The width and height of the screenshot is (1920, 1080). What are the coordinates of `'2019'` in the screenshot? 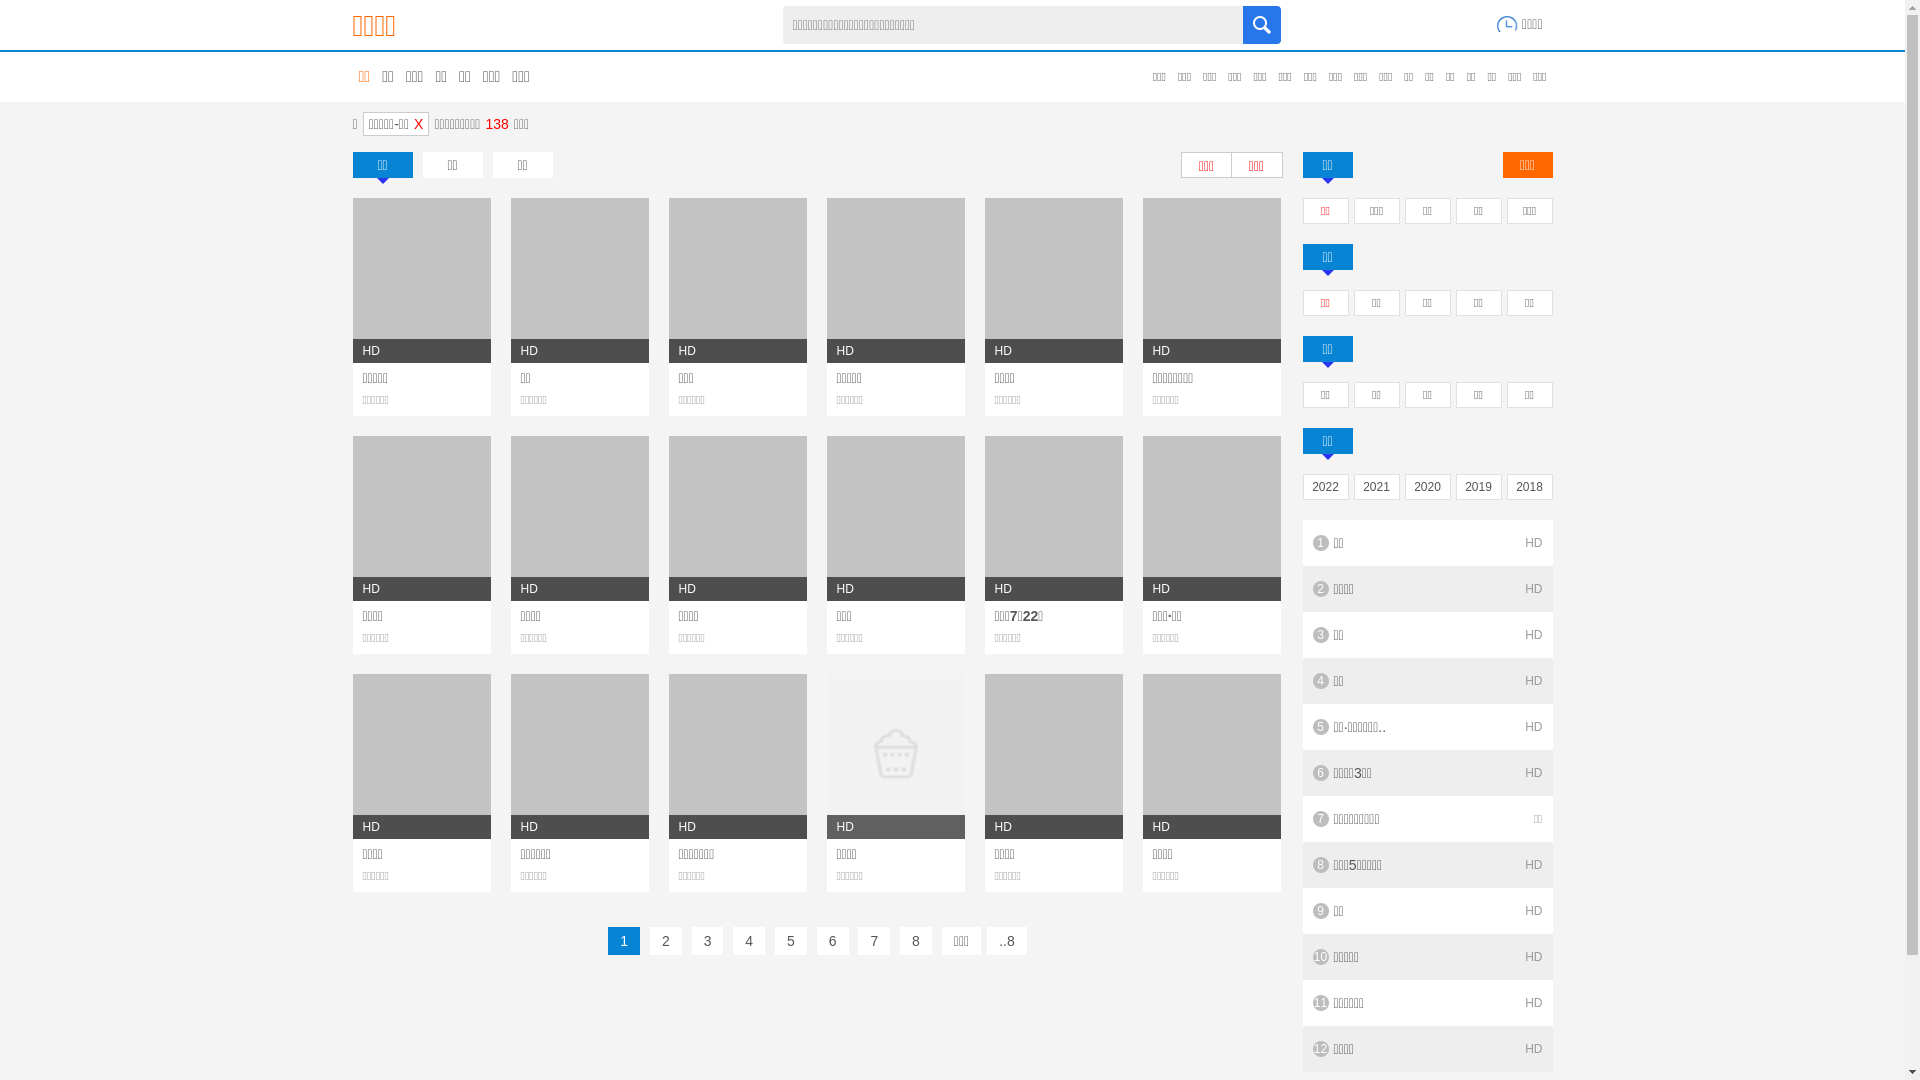 It's located at (1455, 487).